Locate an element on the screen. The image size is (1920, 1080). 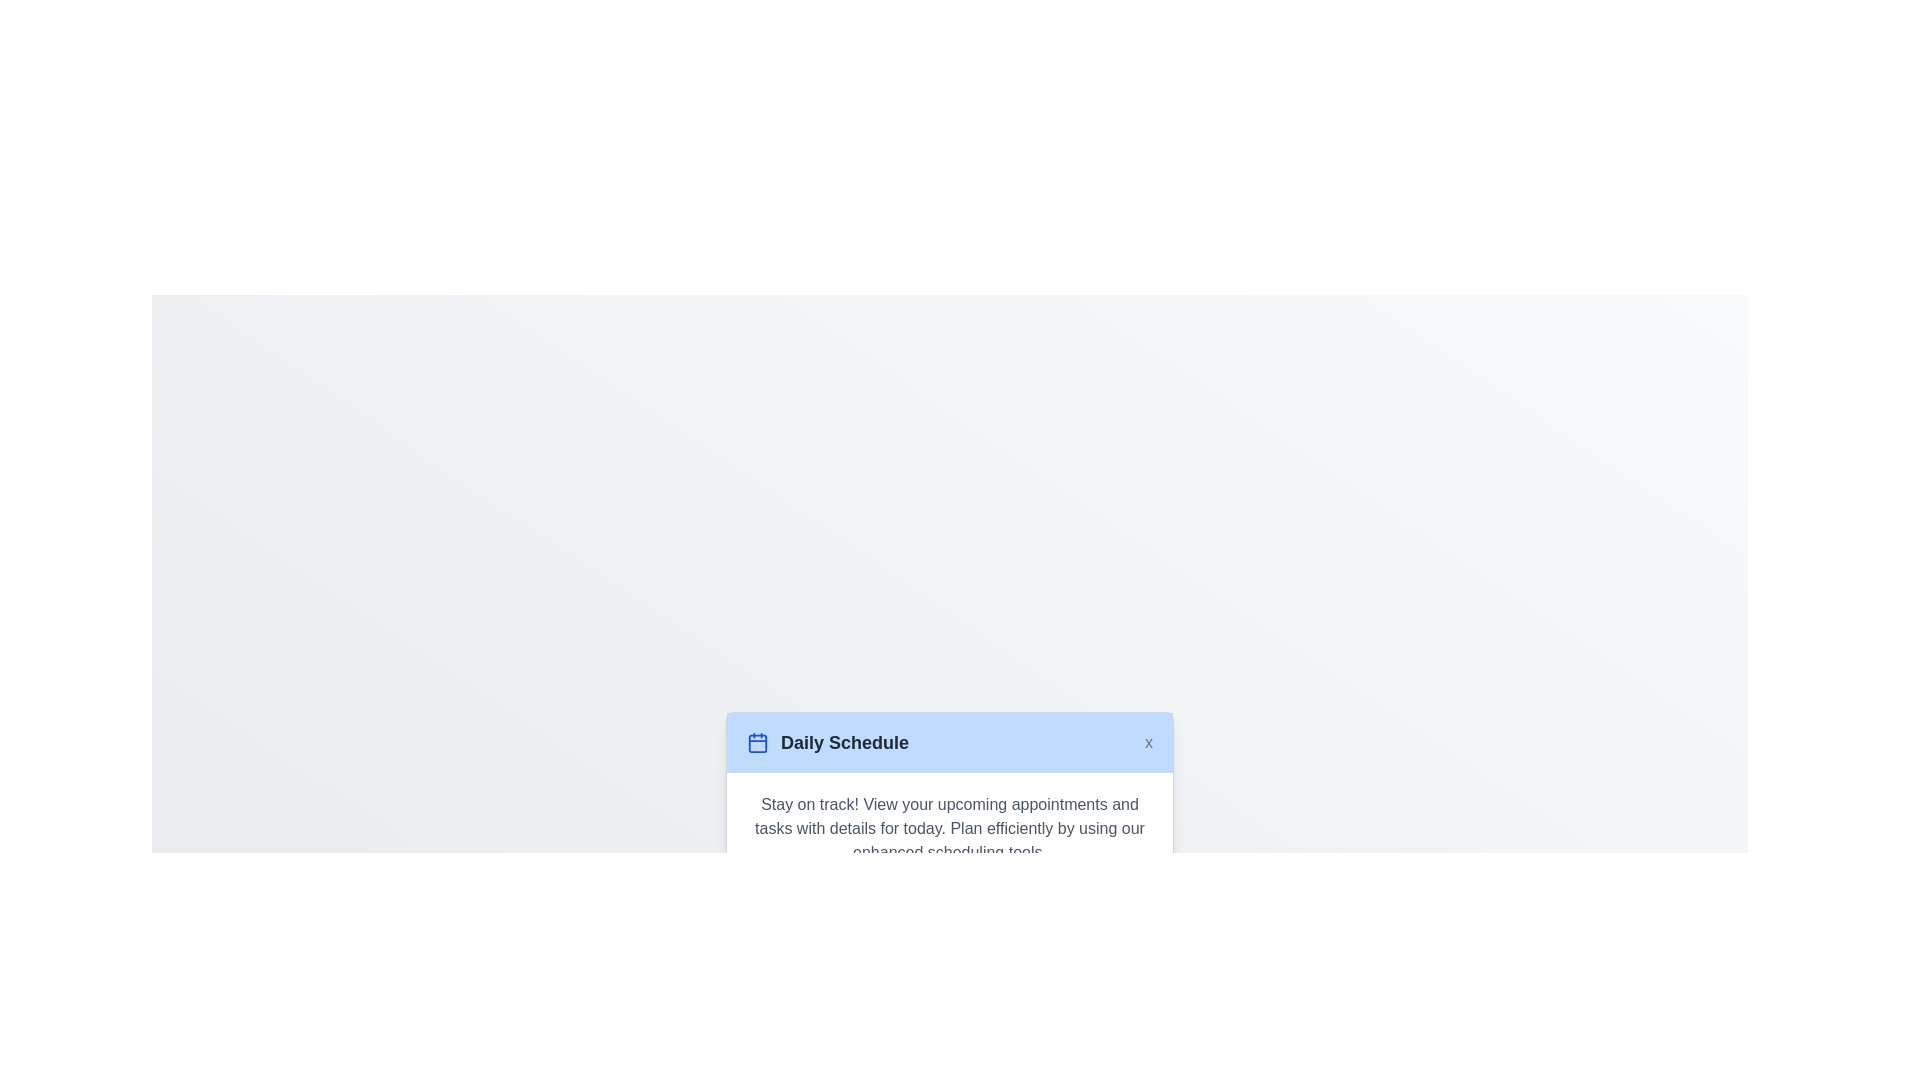
informational text content area located within the 'Daily Schedule' card, positioned below the title section and before the action buttons is located at coordinates (949, 828).